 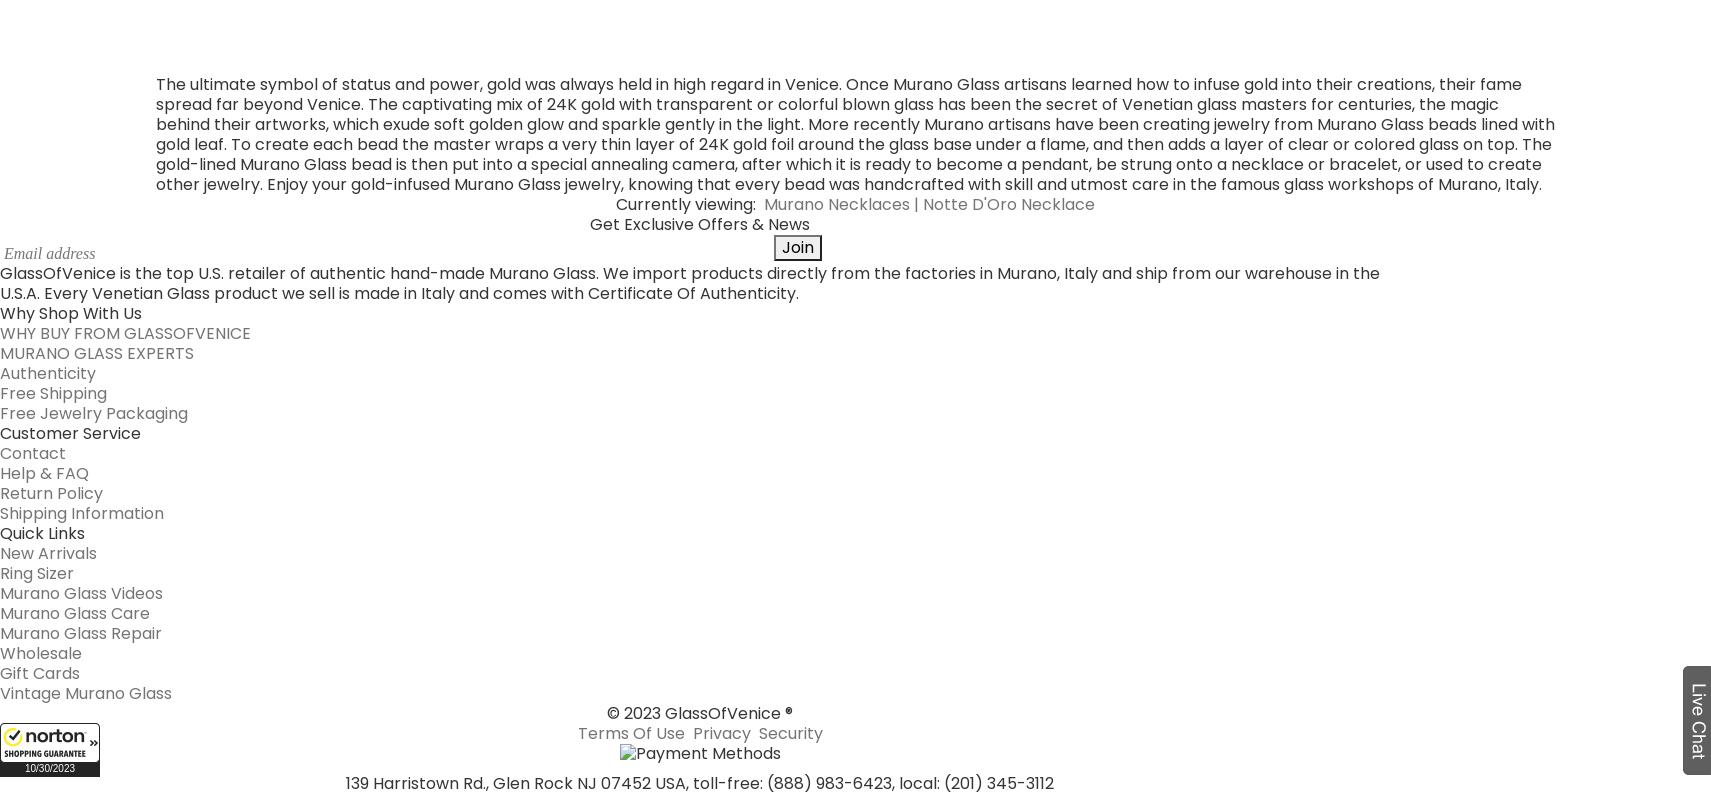 What do you see at coordinates (92, 45) in the screenshot?
I see `'Free Jewelry Packaging'` at bounding box center [92, 45].